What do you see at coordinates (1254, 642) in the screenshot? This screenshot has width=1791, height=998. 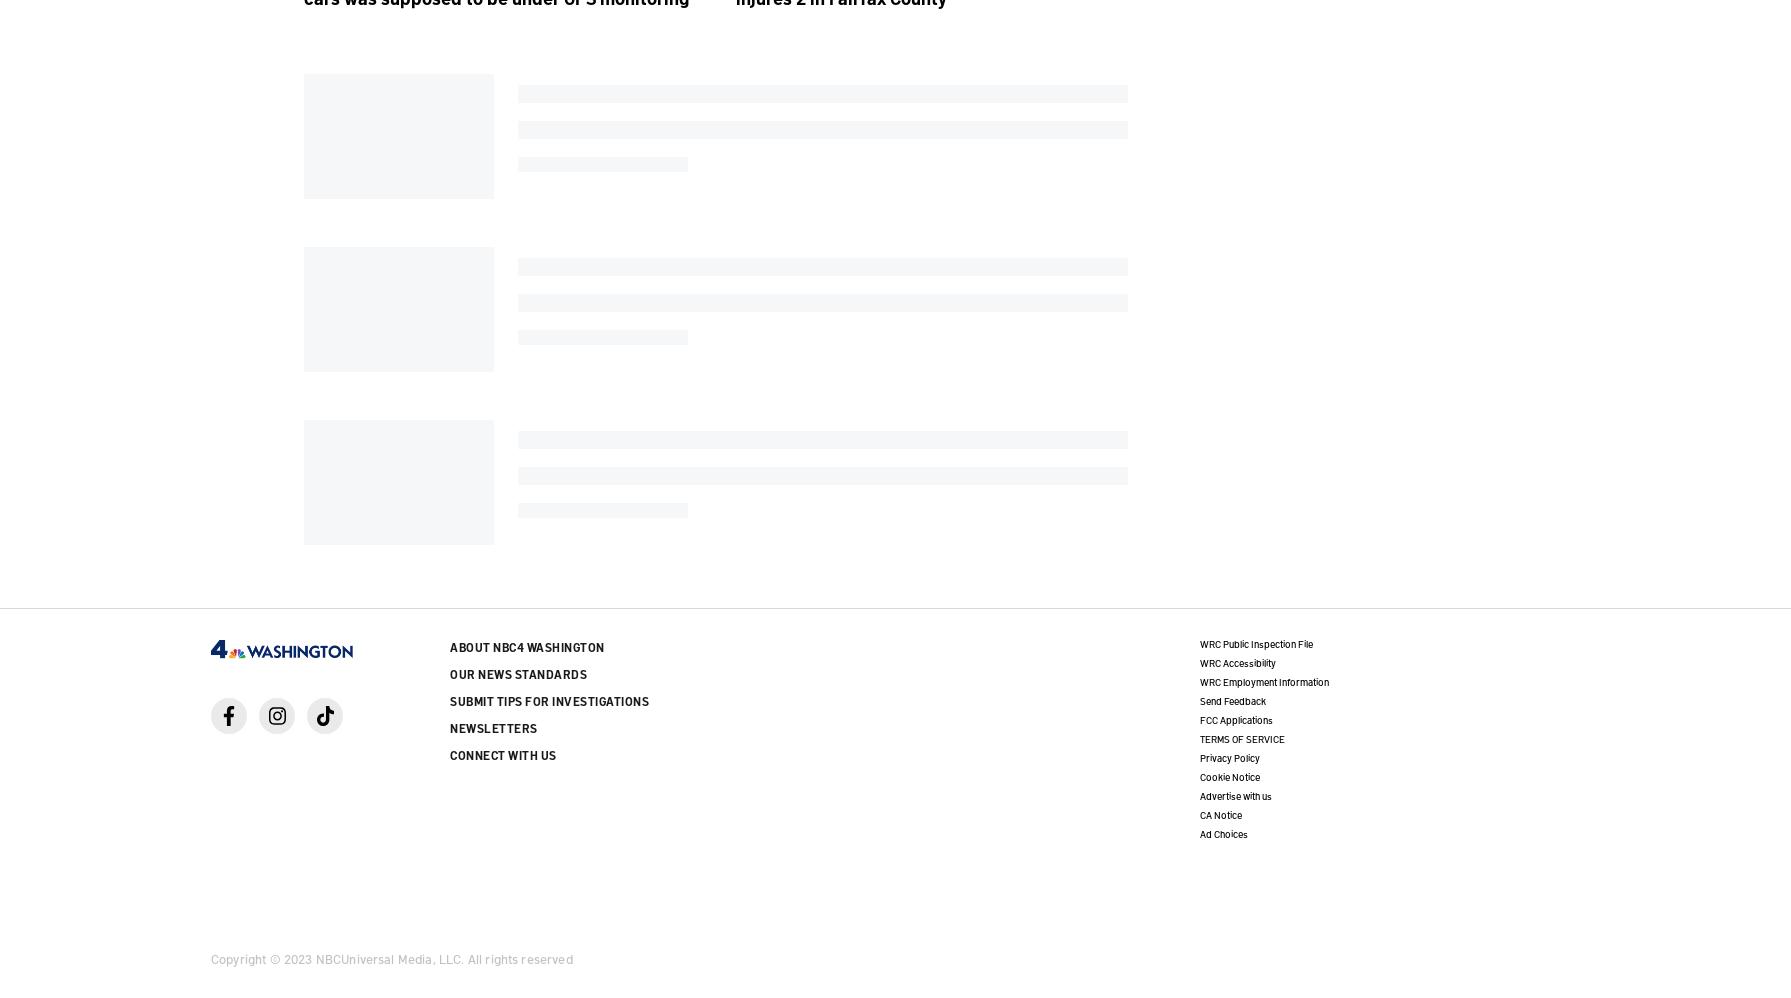 I see `'WRC Public Inspection File'` at bounding box center [1254, 642].